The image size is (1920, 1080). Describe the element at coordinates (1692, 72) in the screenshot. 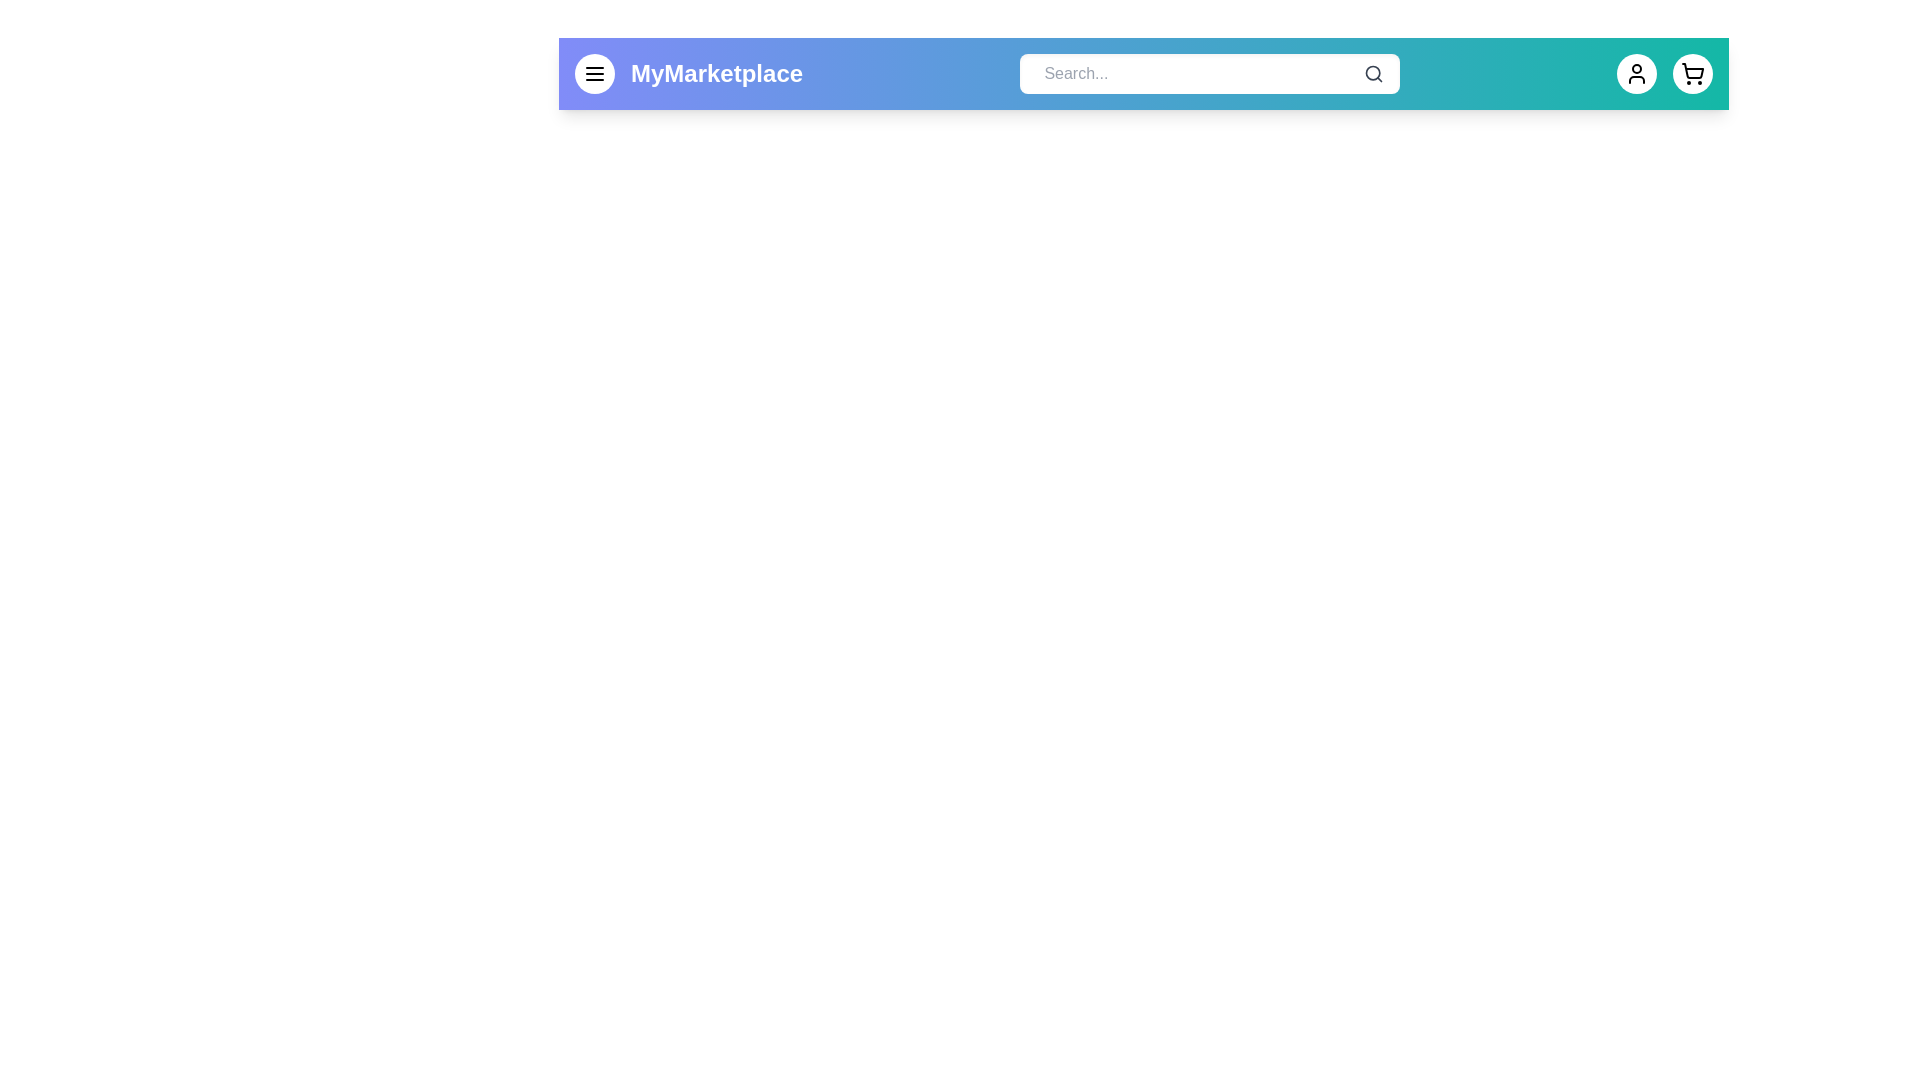

I see `the shopping cart icon to view the shopping cart` at that location.